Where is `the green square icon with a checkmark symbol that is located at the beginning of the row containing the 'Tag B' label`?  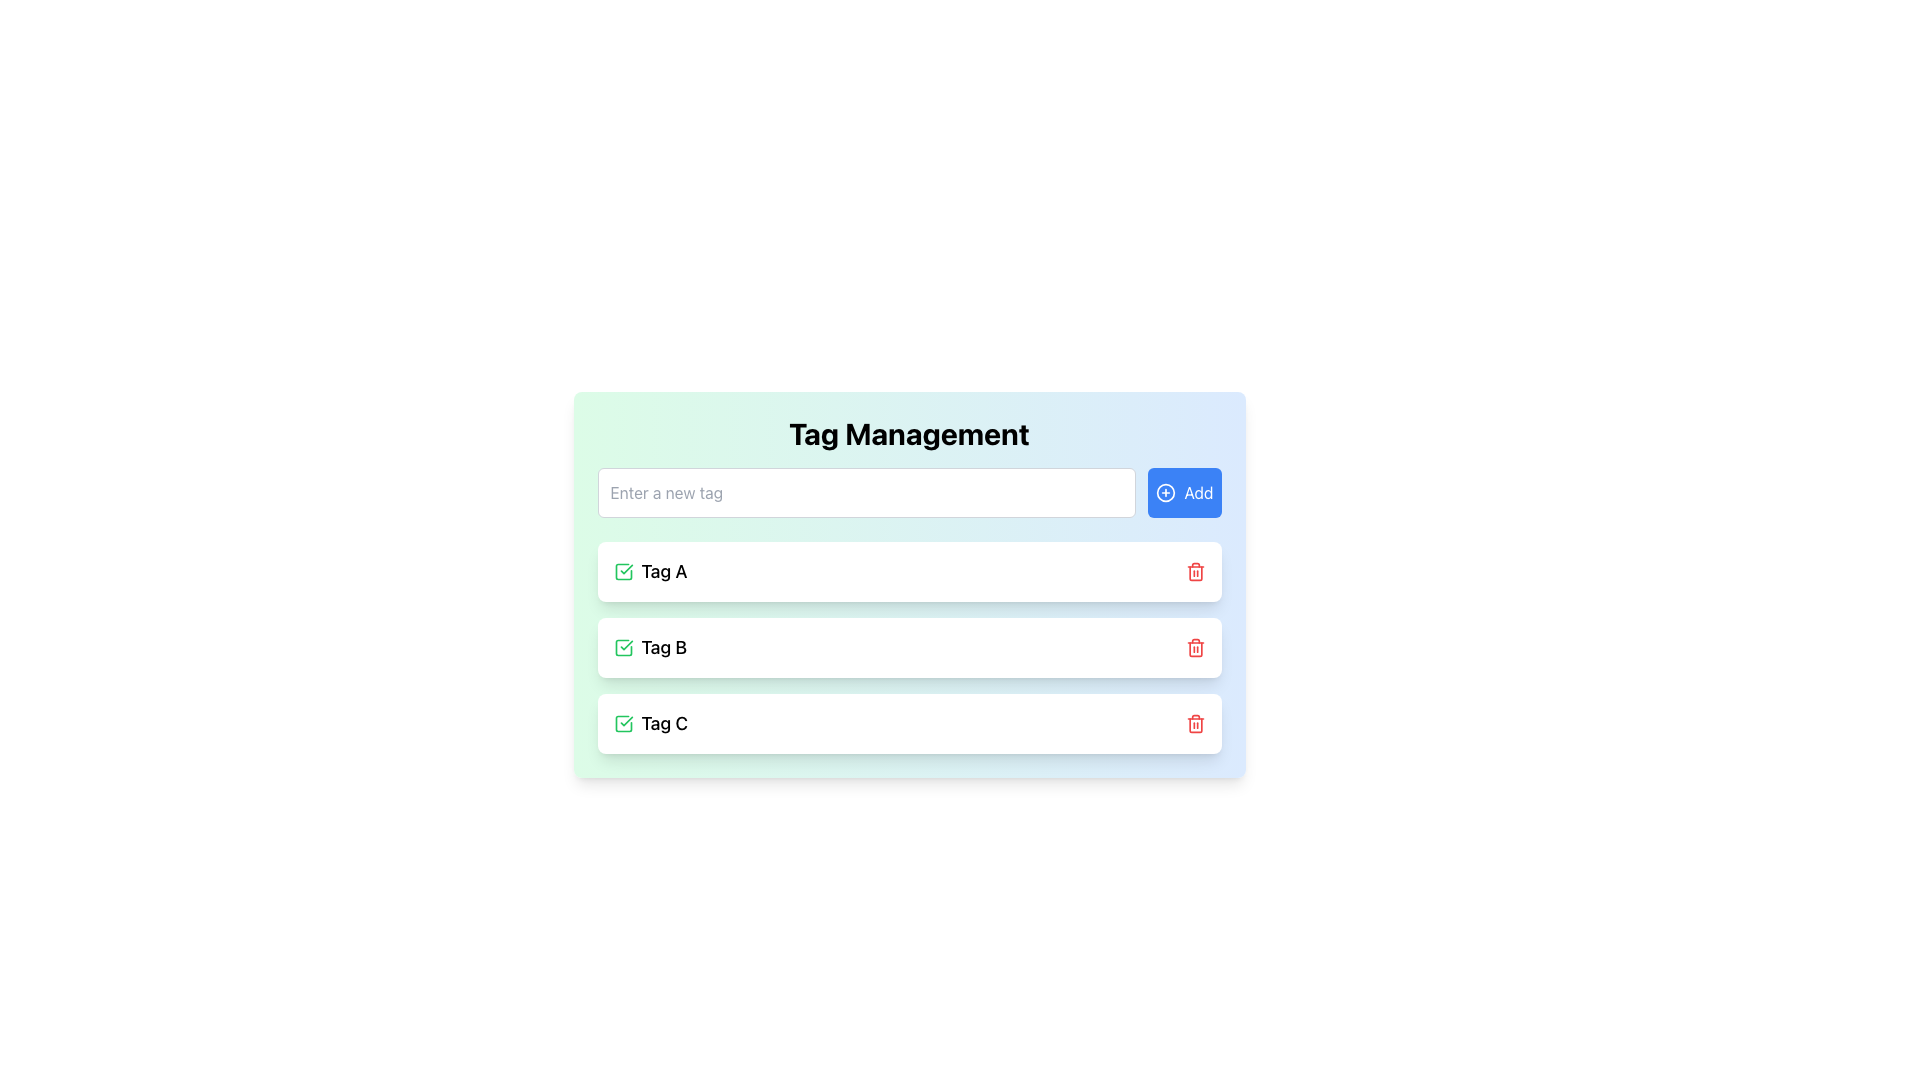
the green square icon with a checkmark symbol that is located at the beginning of the row containing the 'Tag B' label is located at coordinates (622, 648).